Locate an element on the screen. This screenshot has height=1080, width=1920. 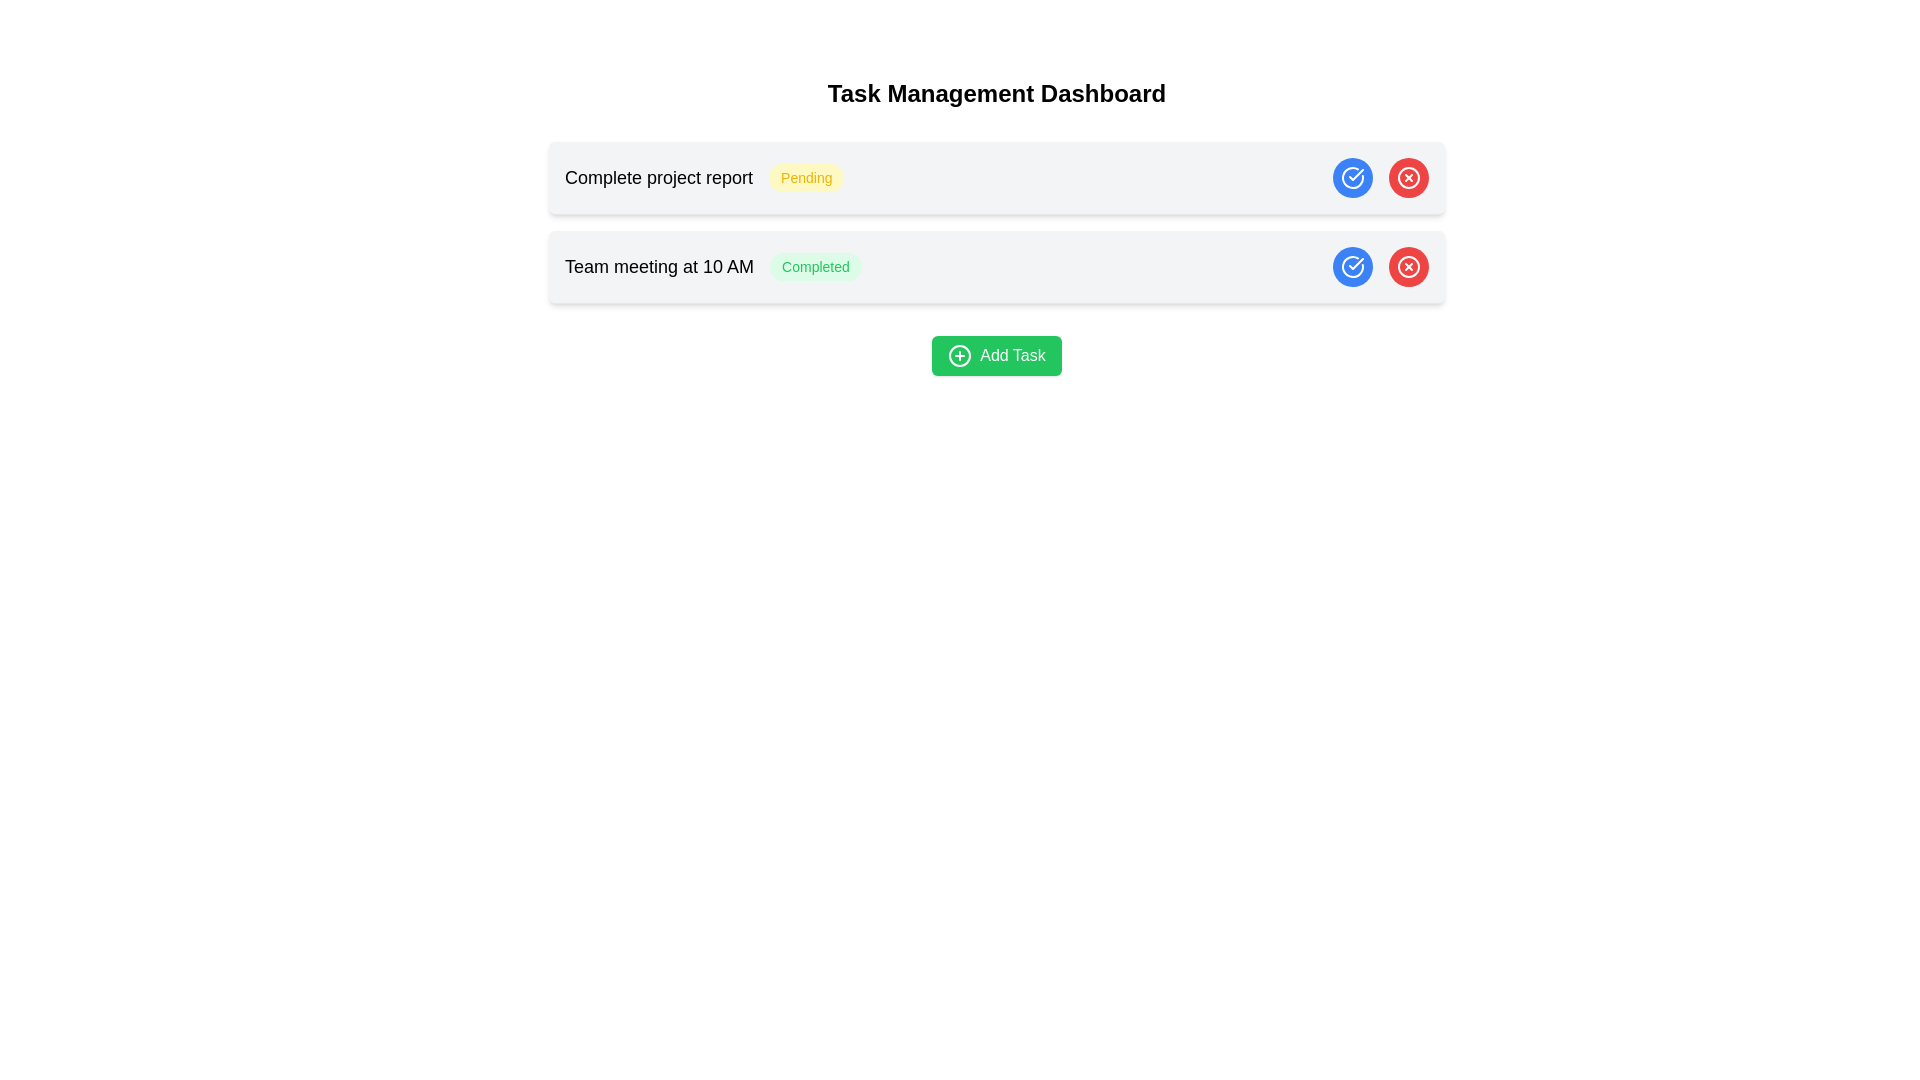
the tag-like label displaying 'Pending' with a pale yellow background, positioned to the right of 'Complete project report' is located at coordinates (806, 176).